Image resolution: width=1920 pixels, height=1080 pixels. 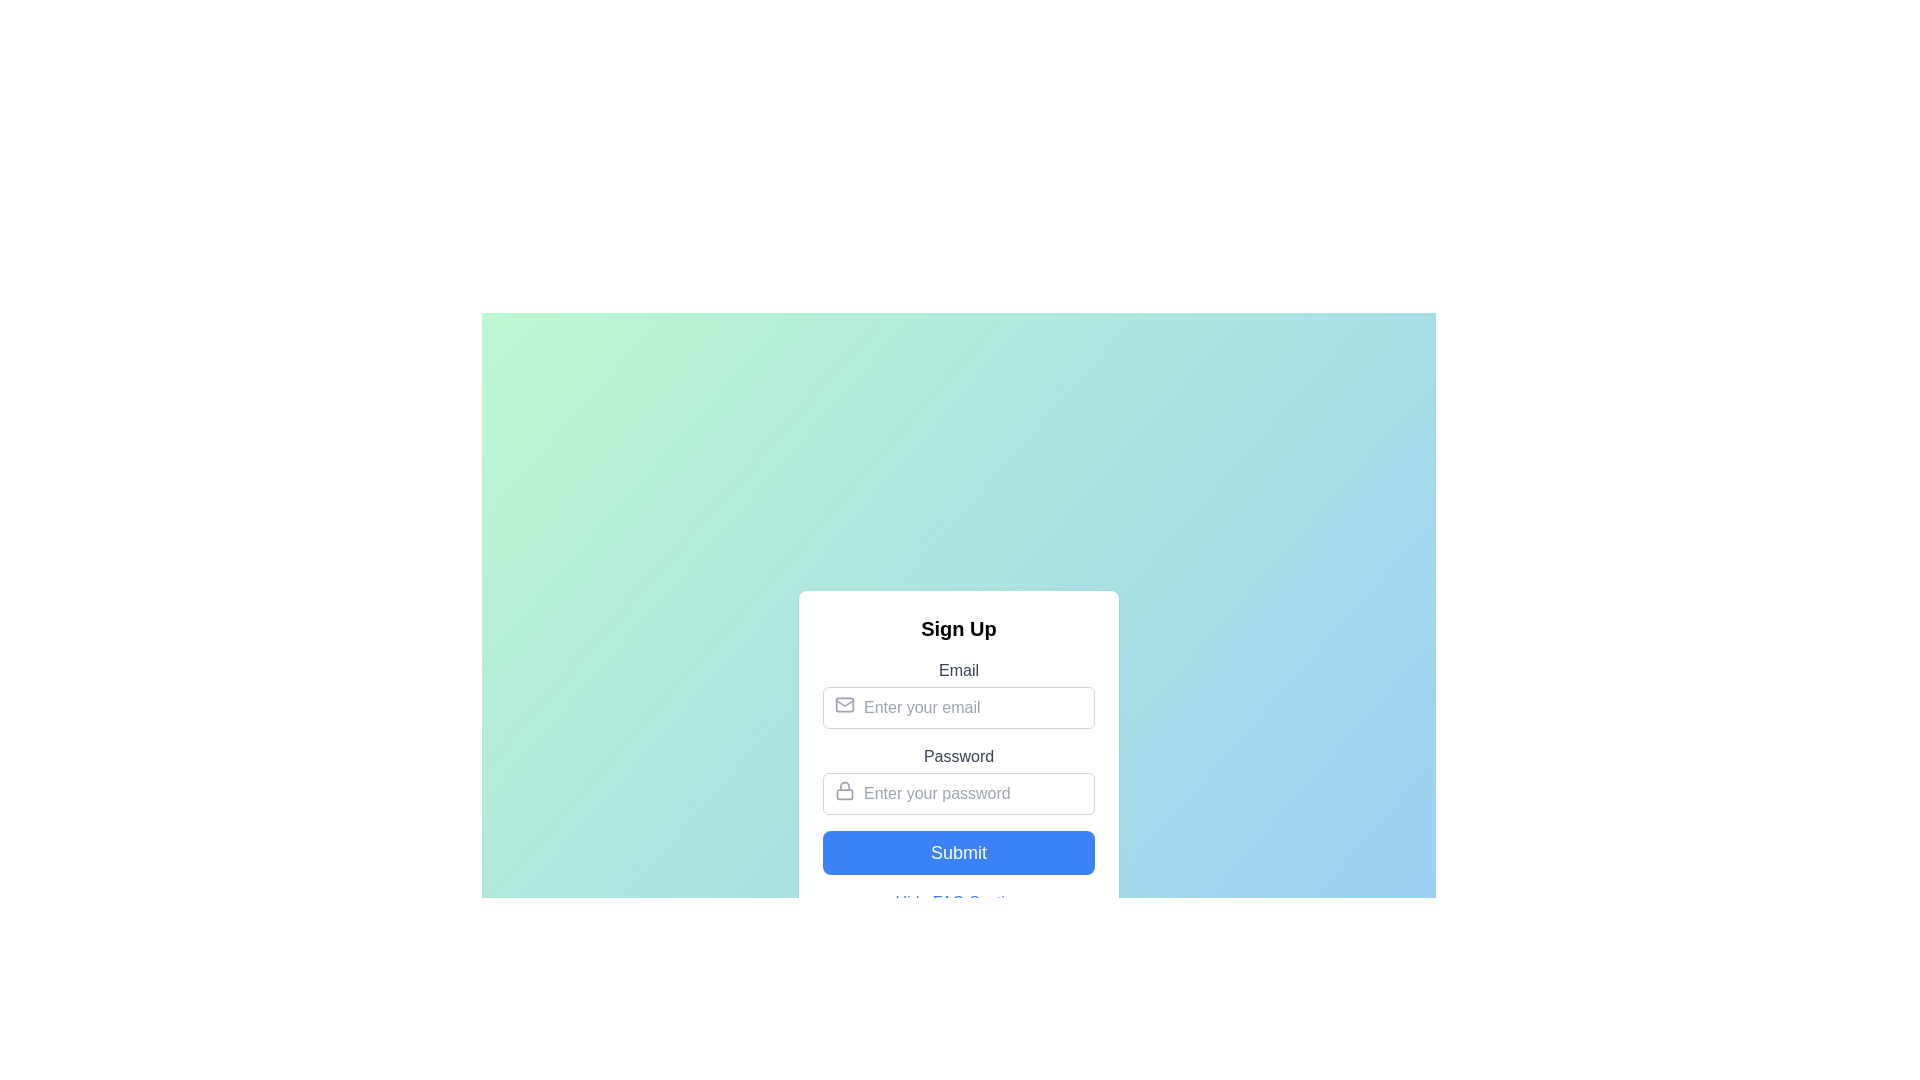 What do you see at coordinates (844, 793) in the screenshot?
I see `the padlock icon graphic element located within the 'Sign Up' form, positioned to the left of the 'Password' text input field` at bounding box center [844, 793].